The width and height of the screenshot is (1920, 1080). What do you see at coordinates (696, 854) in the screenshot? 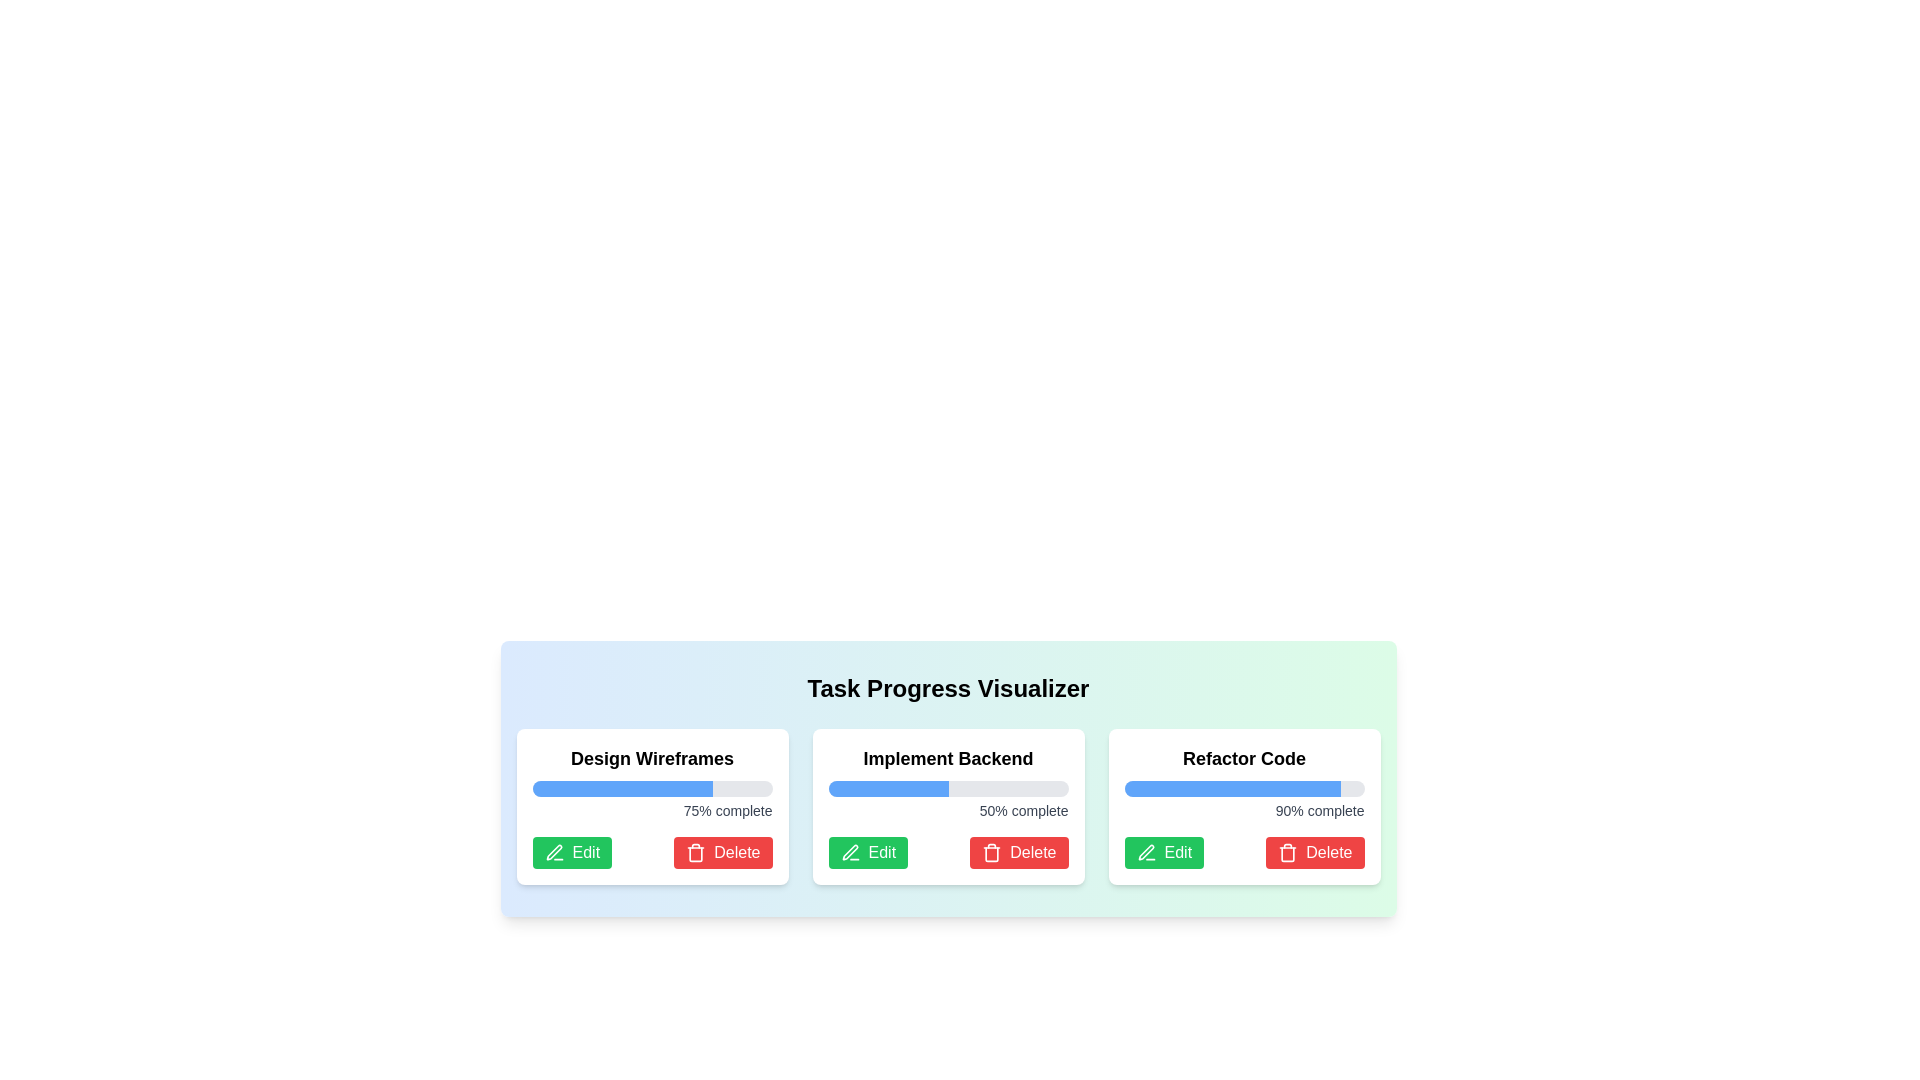
I see `the minimalist outline trash can icon located inside the 'Delete' button below the task titled 'Design Wireframes'` at bounding box center [696, 854].